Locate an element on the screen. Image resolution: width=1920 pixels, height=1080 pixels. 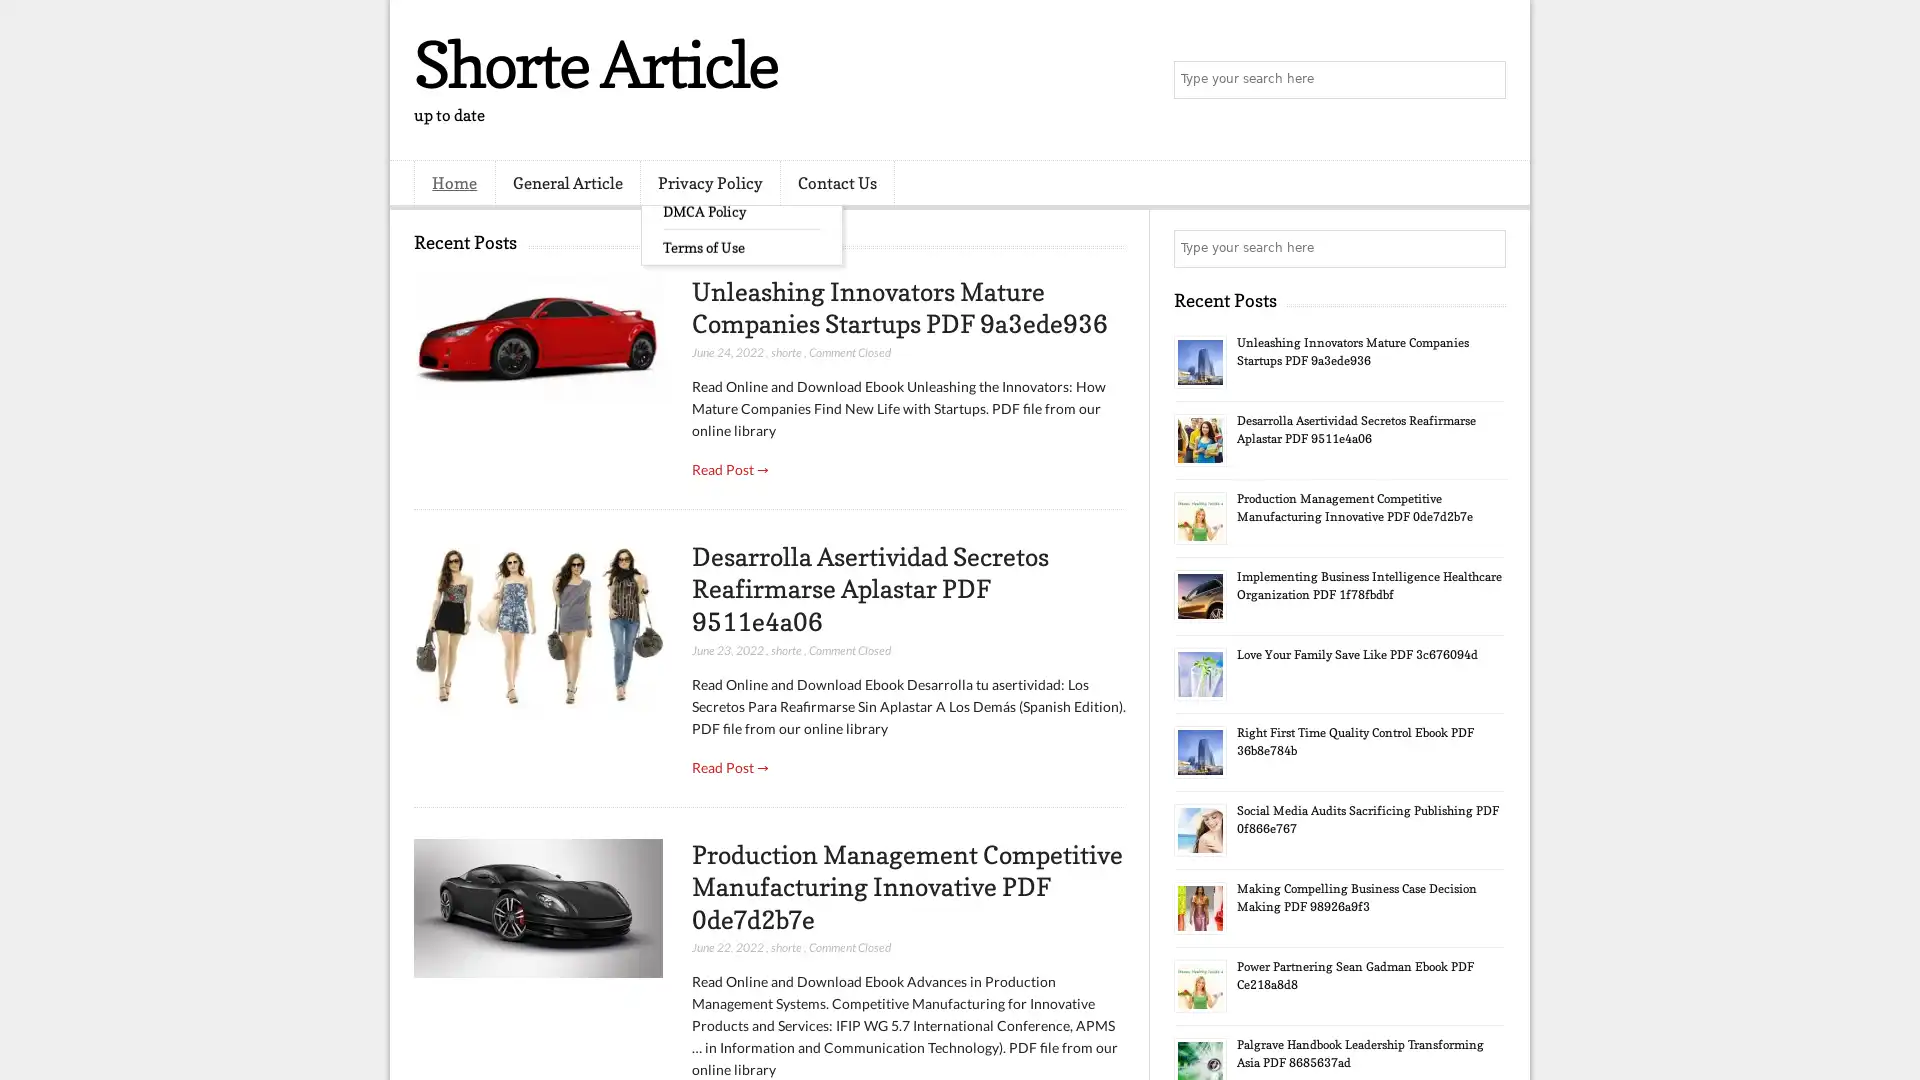
Search is located at coordinates (1485, 248).